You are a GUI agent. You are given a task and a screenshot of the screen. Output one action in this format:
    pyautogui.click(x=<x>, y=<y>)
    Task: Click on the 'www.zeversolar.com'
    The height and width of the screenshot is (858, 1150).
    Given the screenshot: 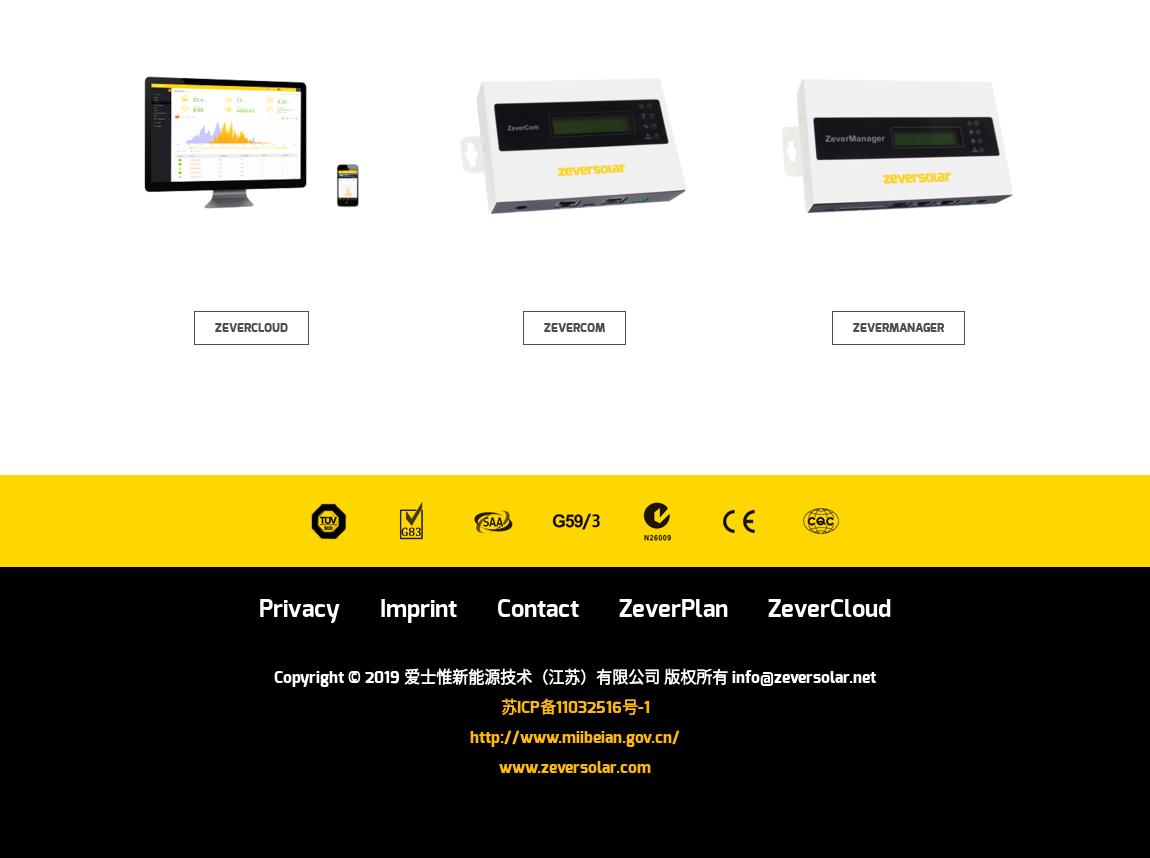 What is the action you would take?
    pyautogui.click(x=575, y=766)
    